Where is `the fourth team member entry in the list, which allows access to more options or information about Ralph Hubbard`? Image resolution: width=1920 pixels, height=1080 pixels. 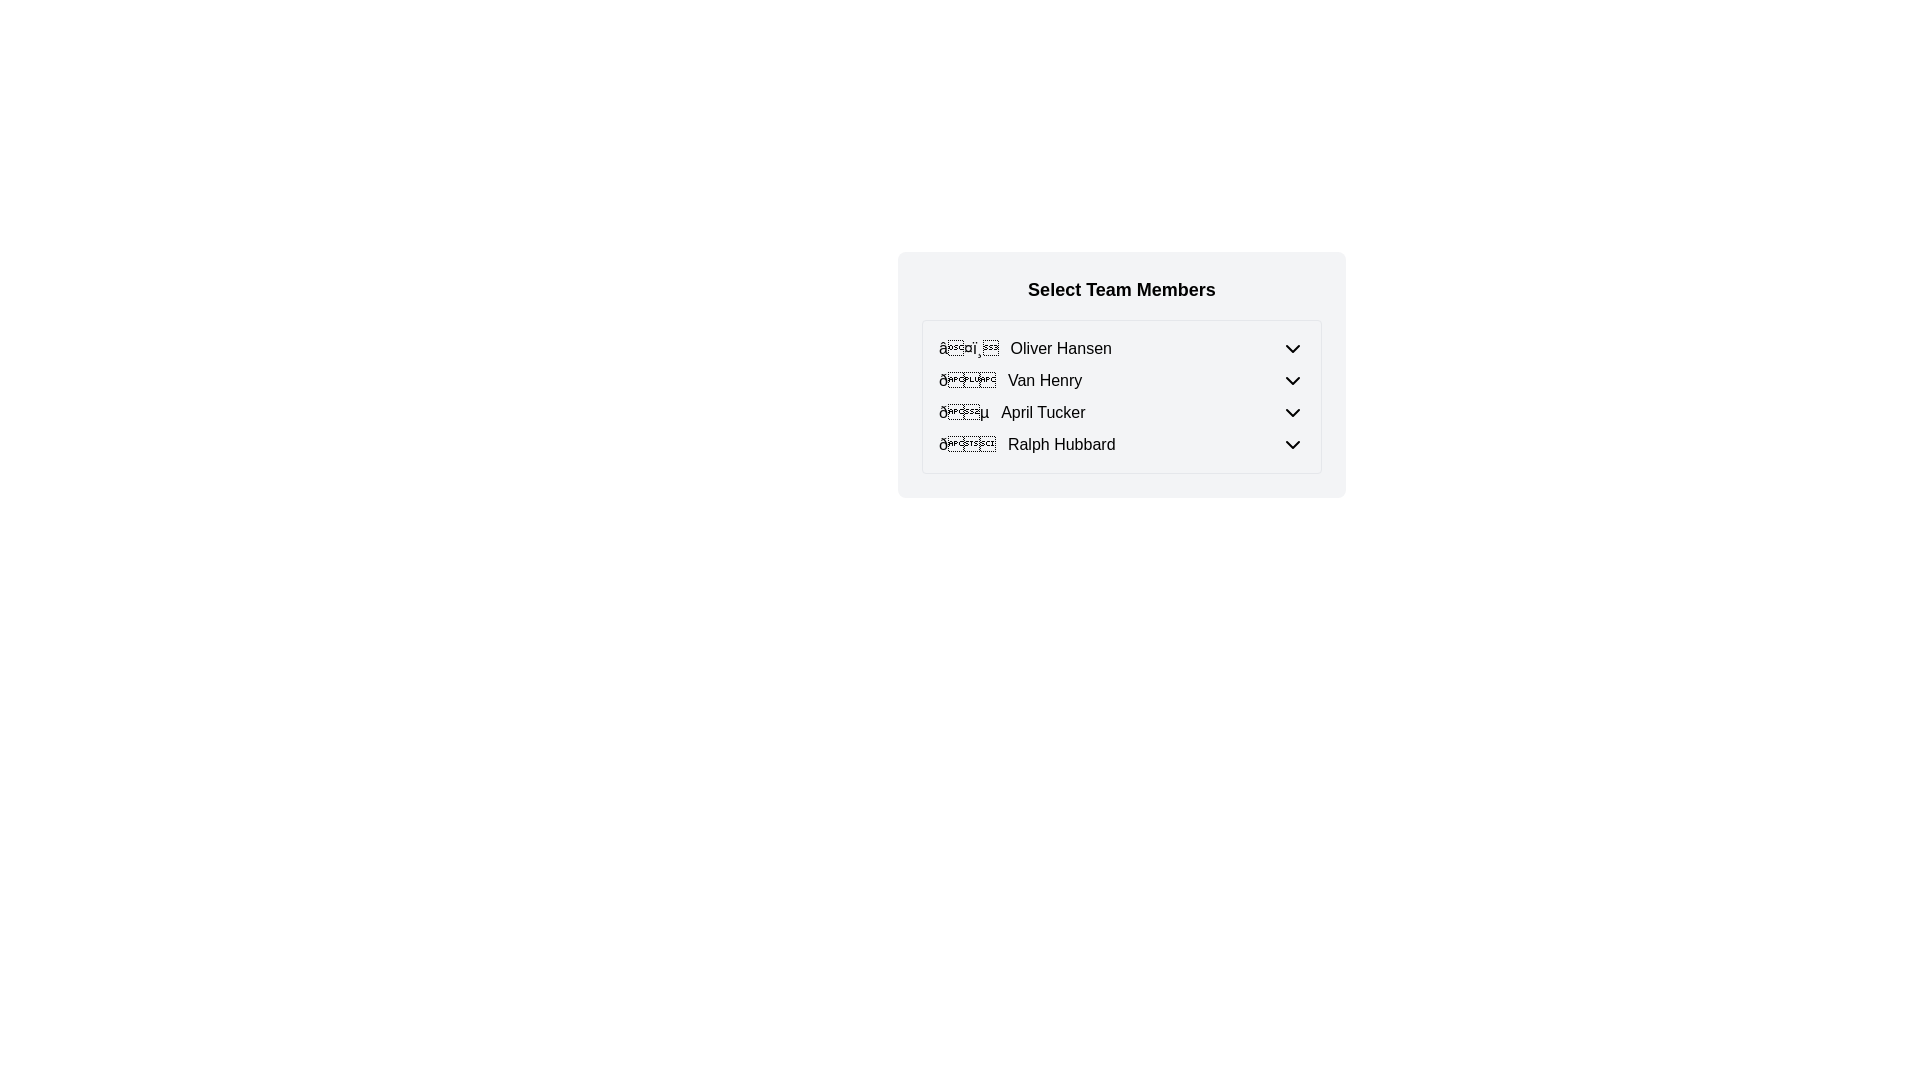
the fourth team member entry in the list, which allows access to more options or information about Ralph Hubbard is located at coordinates (1122, 443).